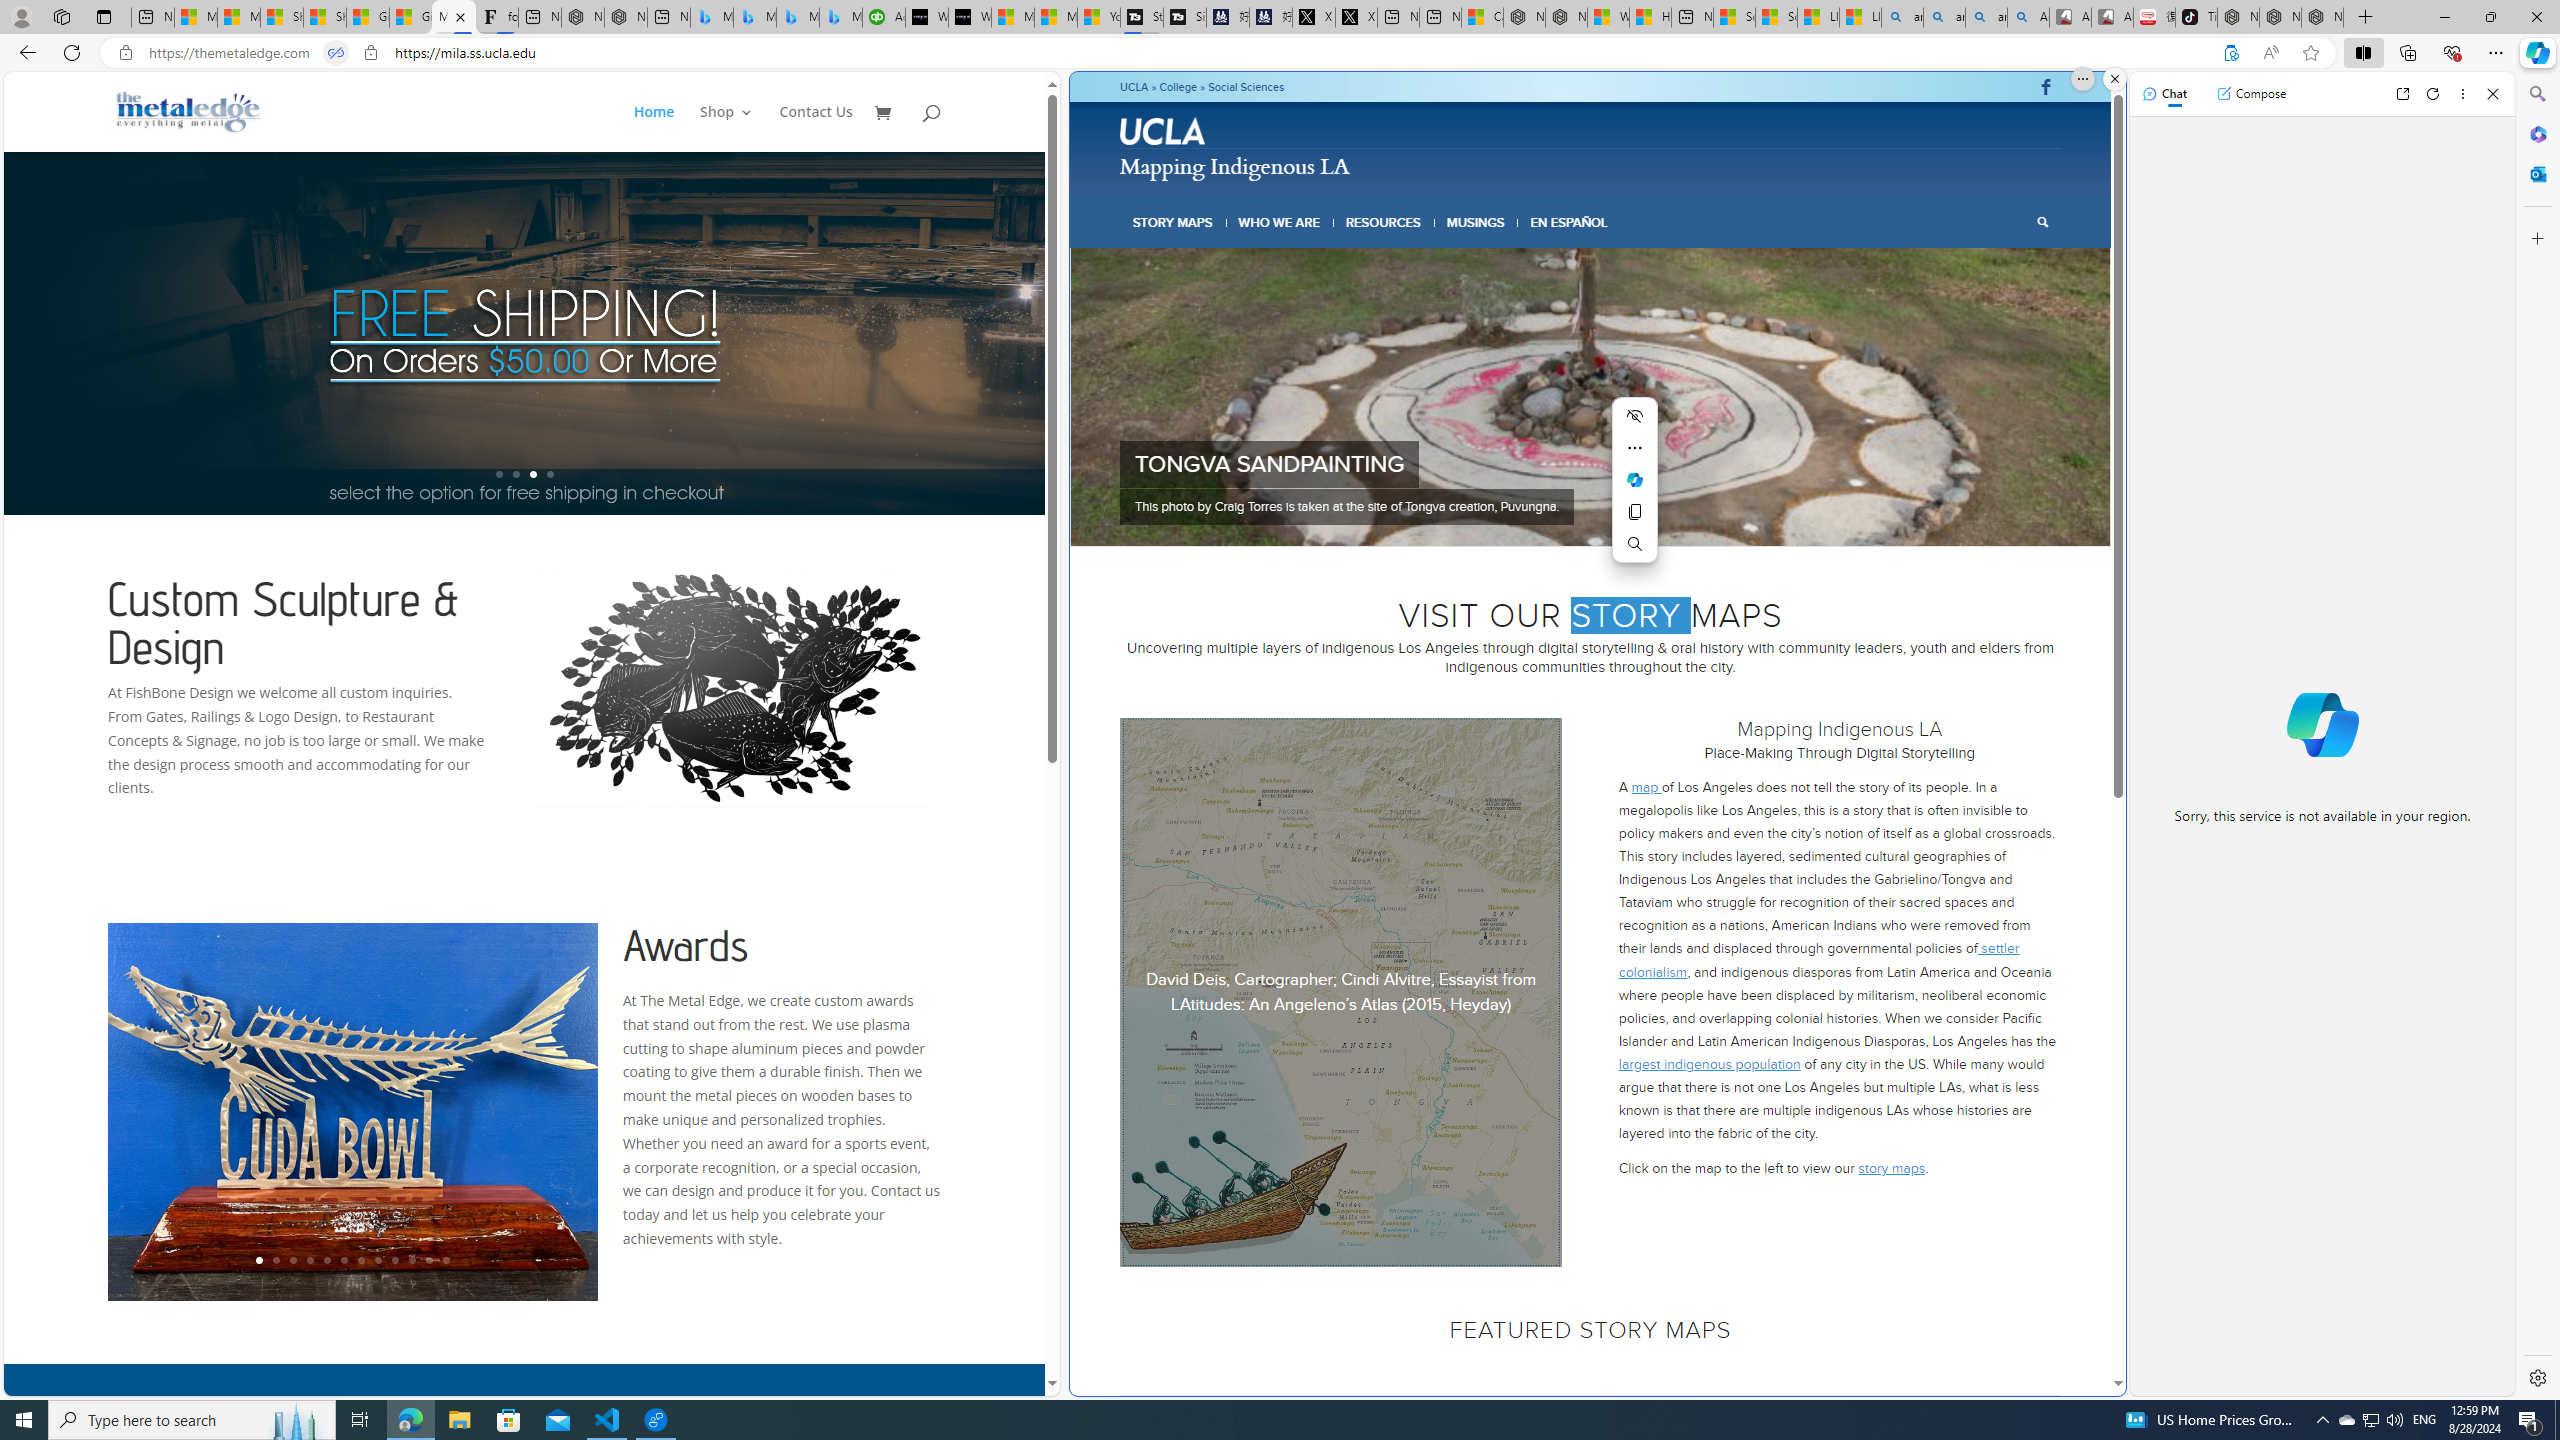 The image size is (2560, 1440). What do you see at coordinates (1634, 478) in the screenshot?
I see `'Mini menu on text selection'` at bounding box center [1634, 478].